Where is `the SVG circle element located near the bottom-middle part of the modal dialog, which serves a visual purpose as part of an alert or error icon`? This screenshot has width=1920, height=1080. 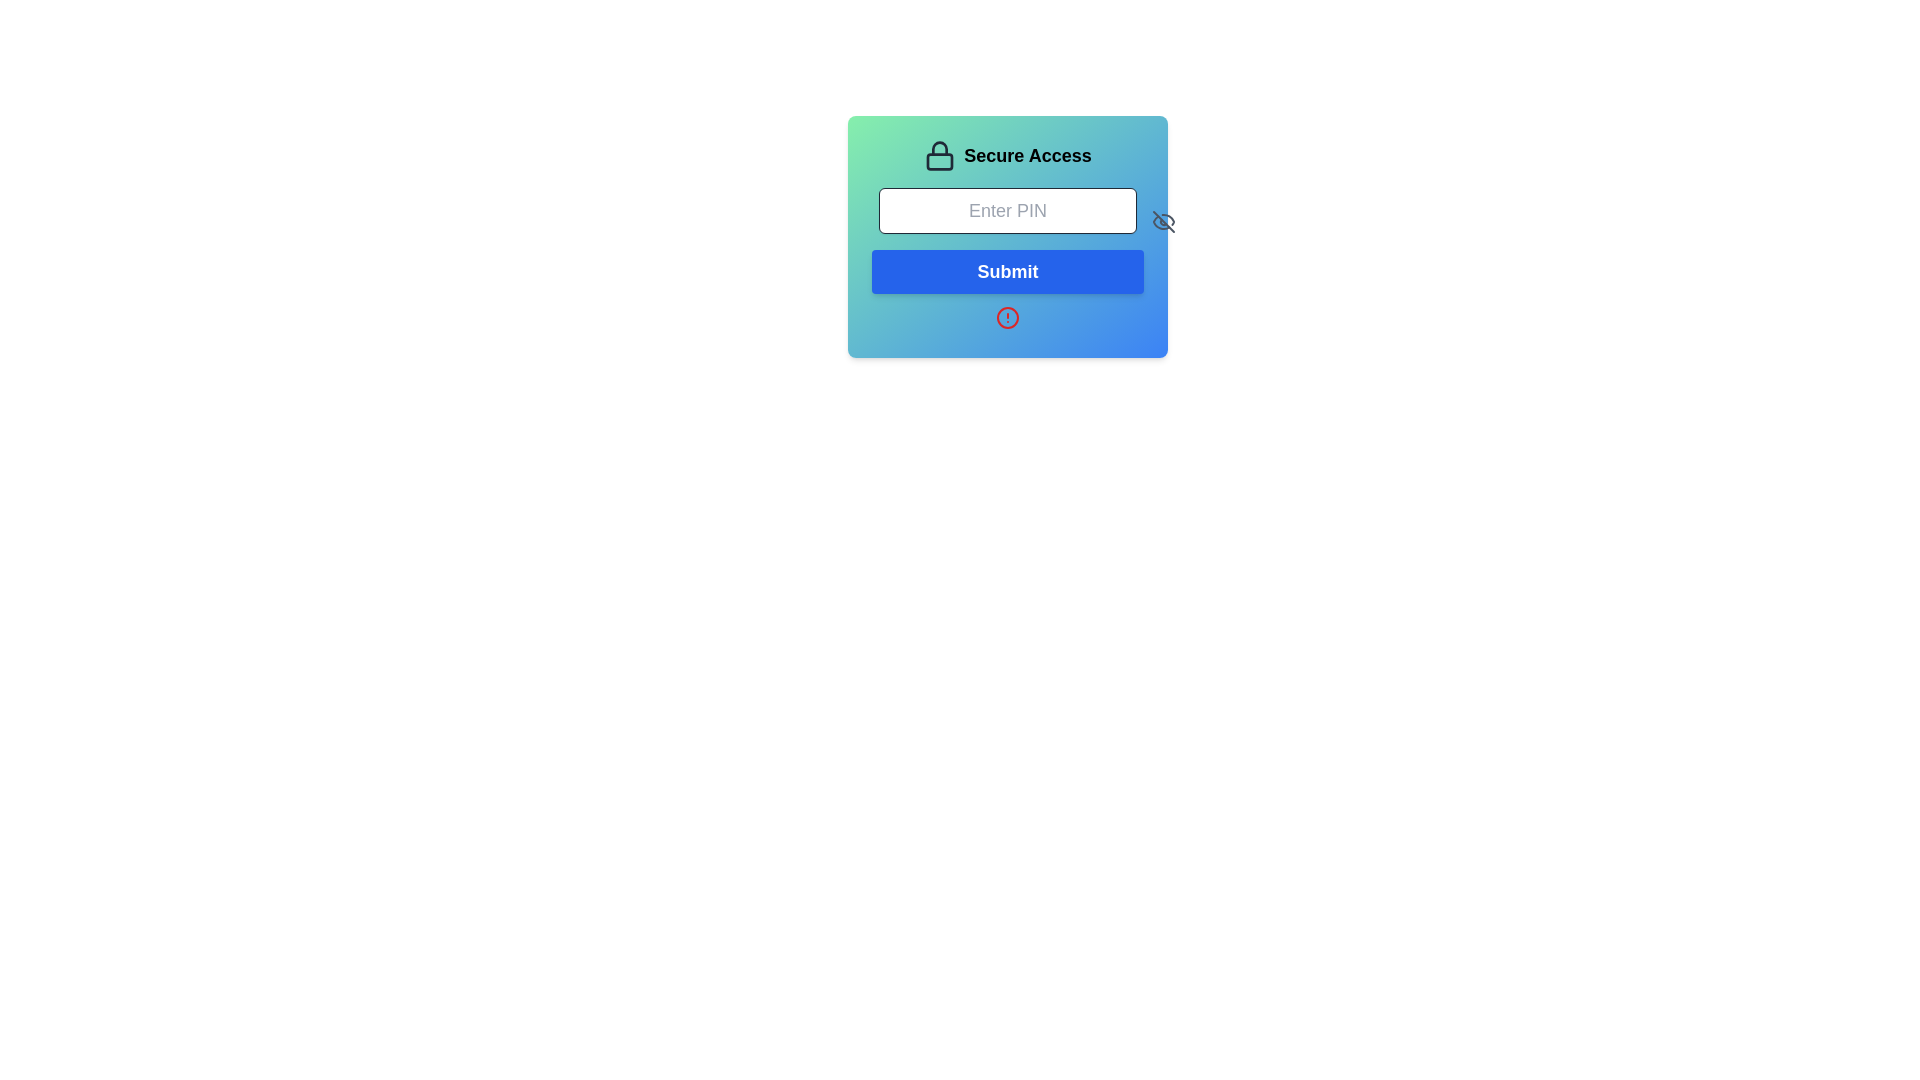 the SVG circle element located near the bottom-middle part of the modal dialog, which serves a visual purpose as part of an alert or error icon is located at coordinates (1008, 316).